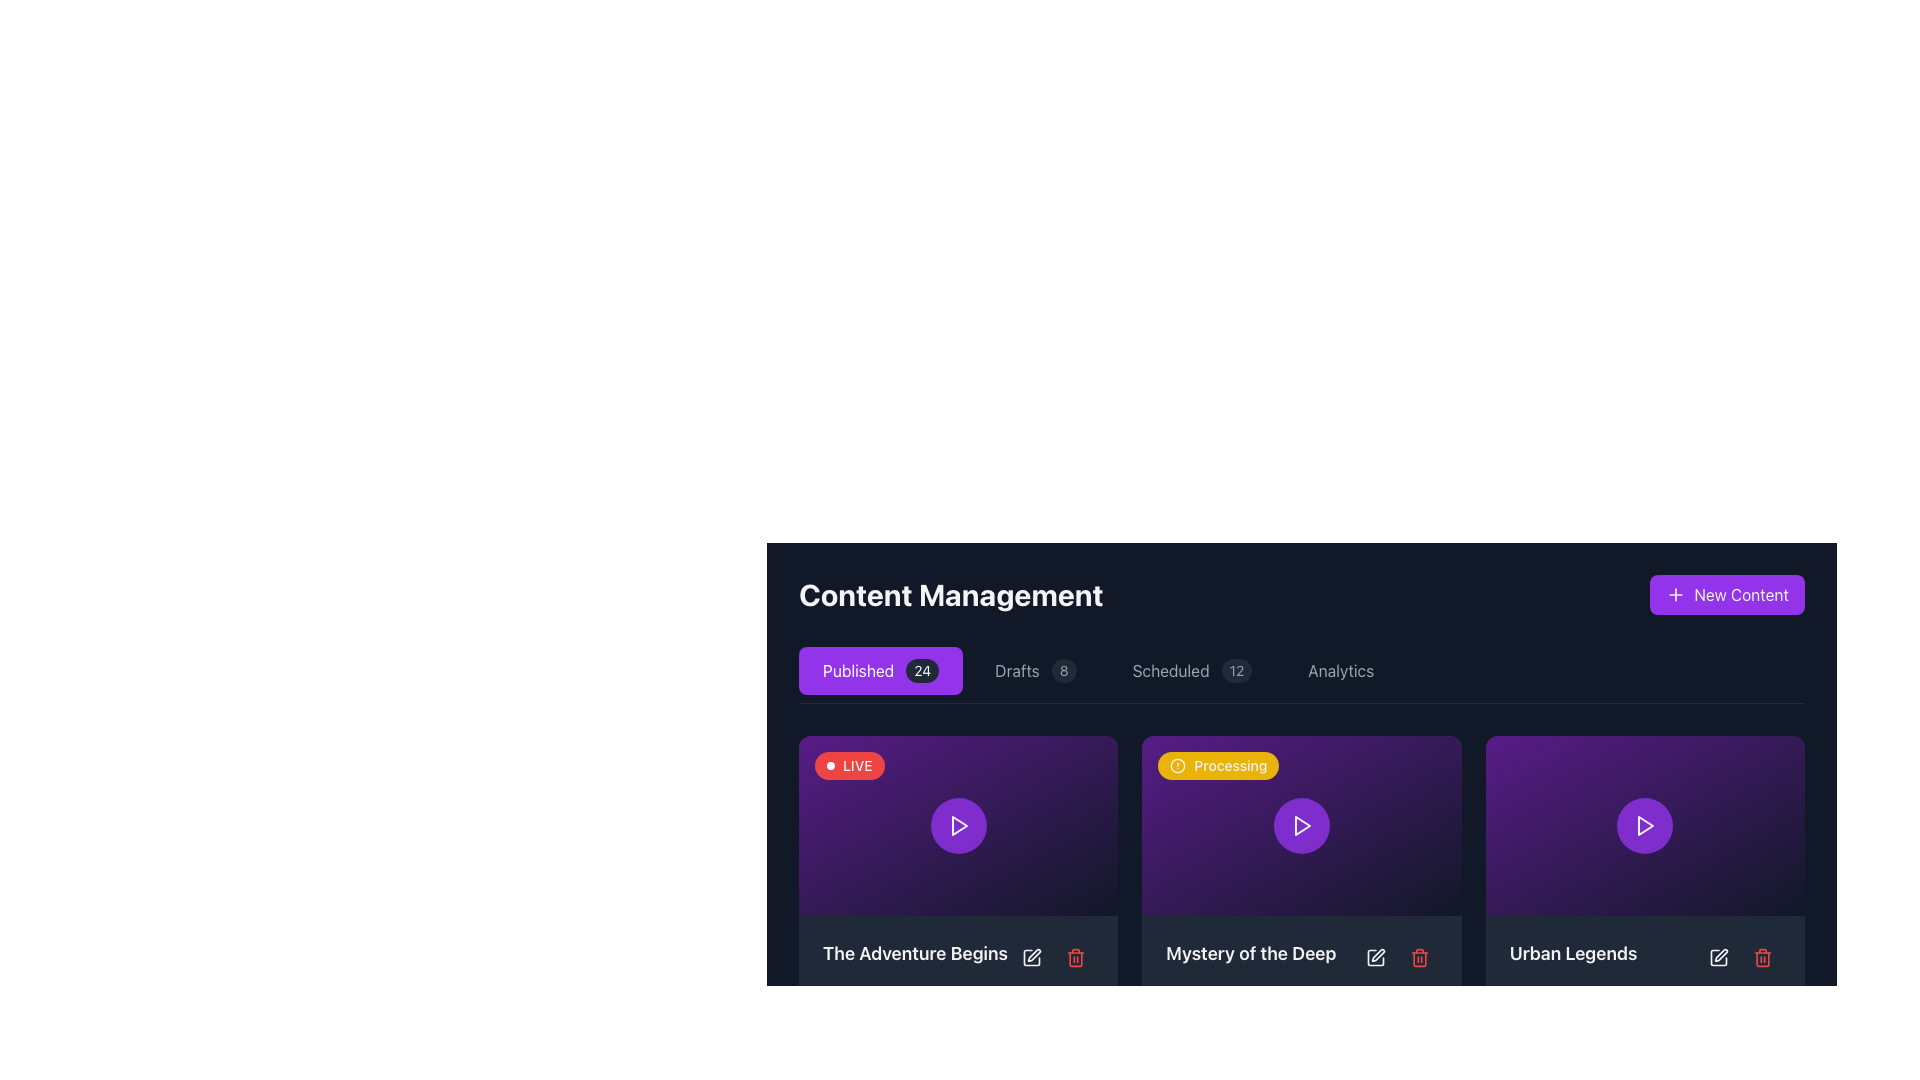  Describe the element at coordinates (1418, 956) in the screenshot. I see `the red trash can icon button located in the bottom-right corner of the 'Mystery of the Deep' content card` at that location.